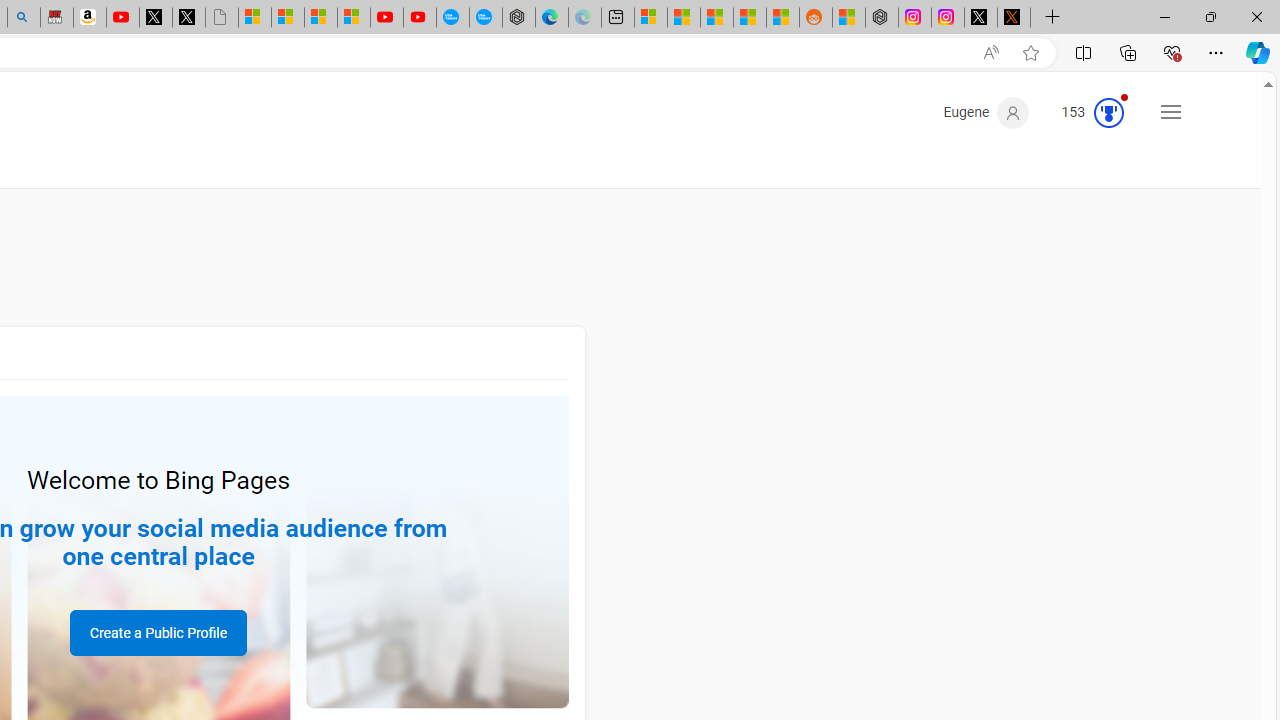 The width and height of the screenshot is (1280, 720). I want to click on 'Shanghai, China Weather trends | Microsoft Weather', so click(781, 17).